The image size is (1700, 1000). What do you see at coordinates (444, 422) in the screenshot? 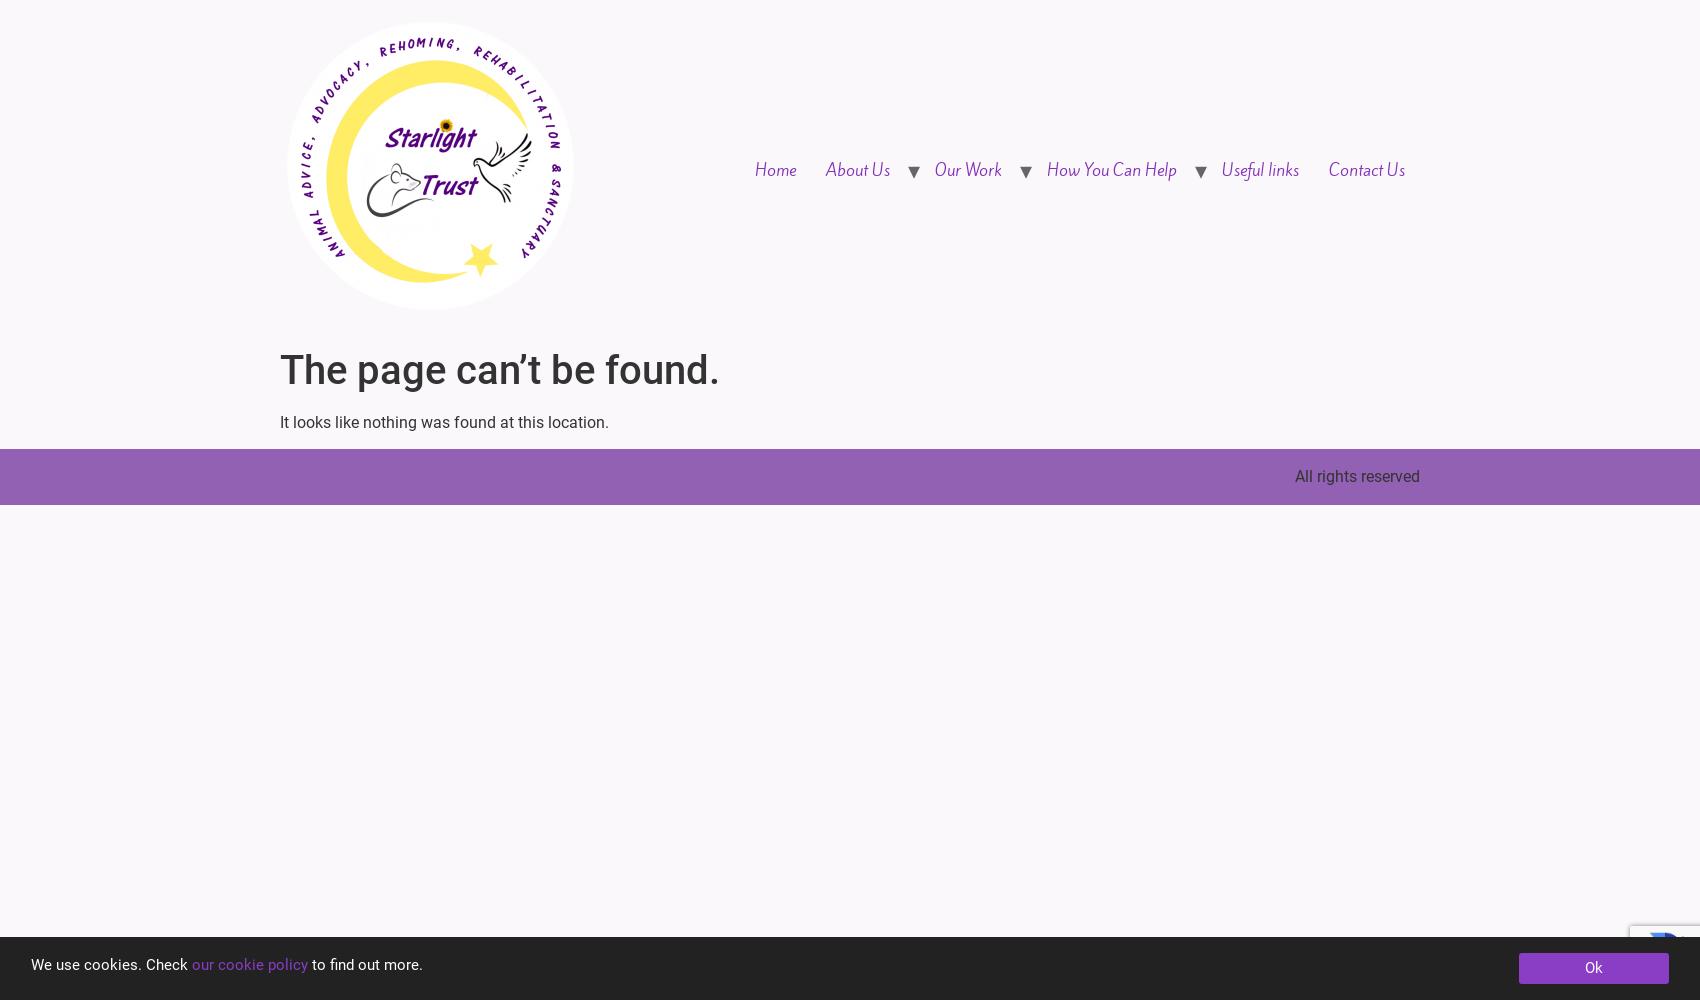
I see `'It looks like nothing was found at this location.'` at bounding box center [444, 422].